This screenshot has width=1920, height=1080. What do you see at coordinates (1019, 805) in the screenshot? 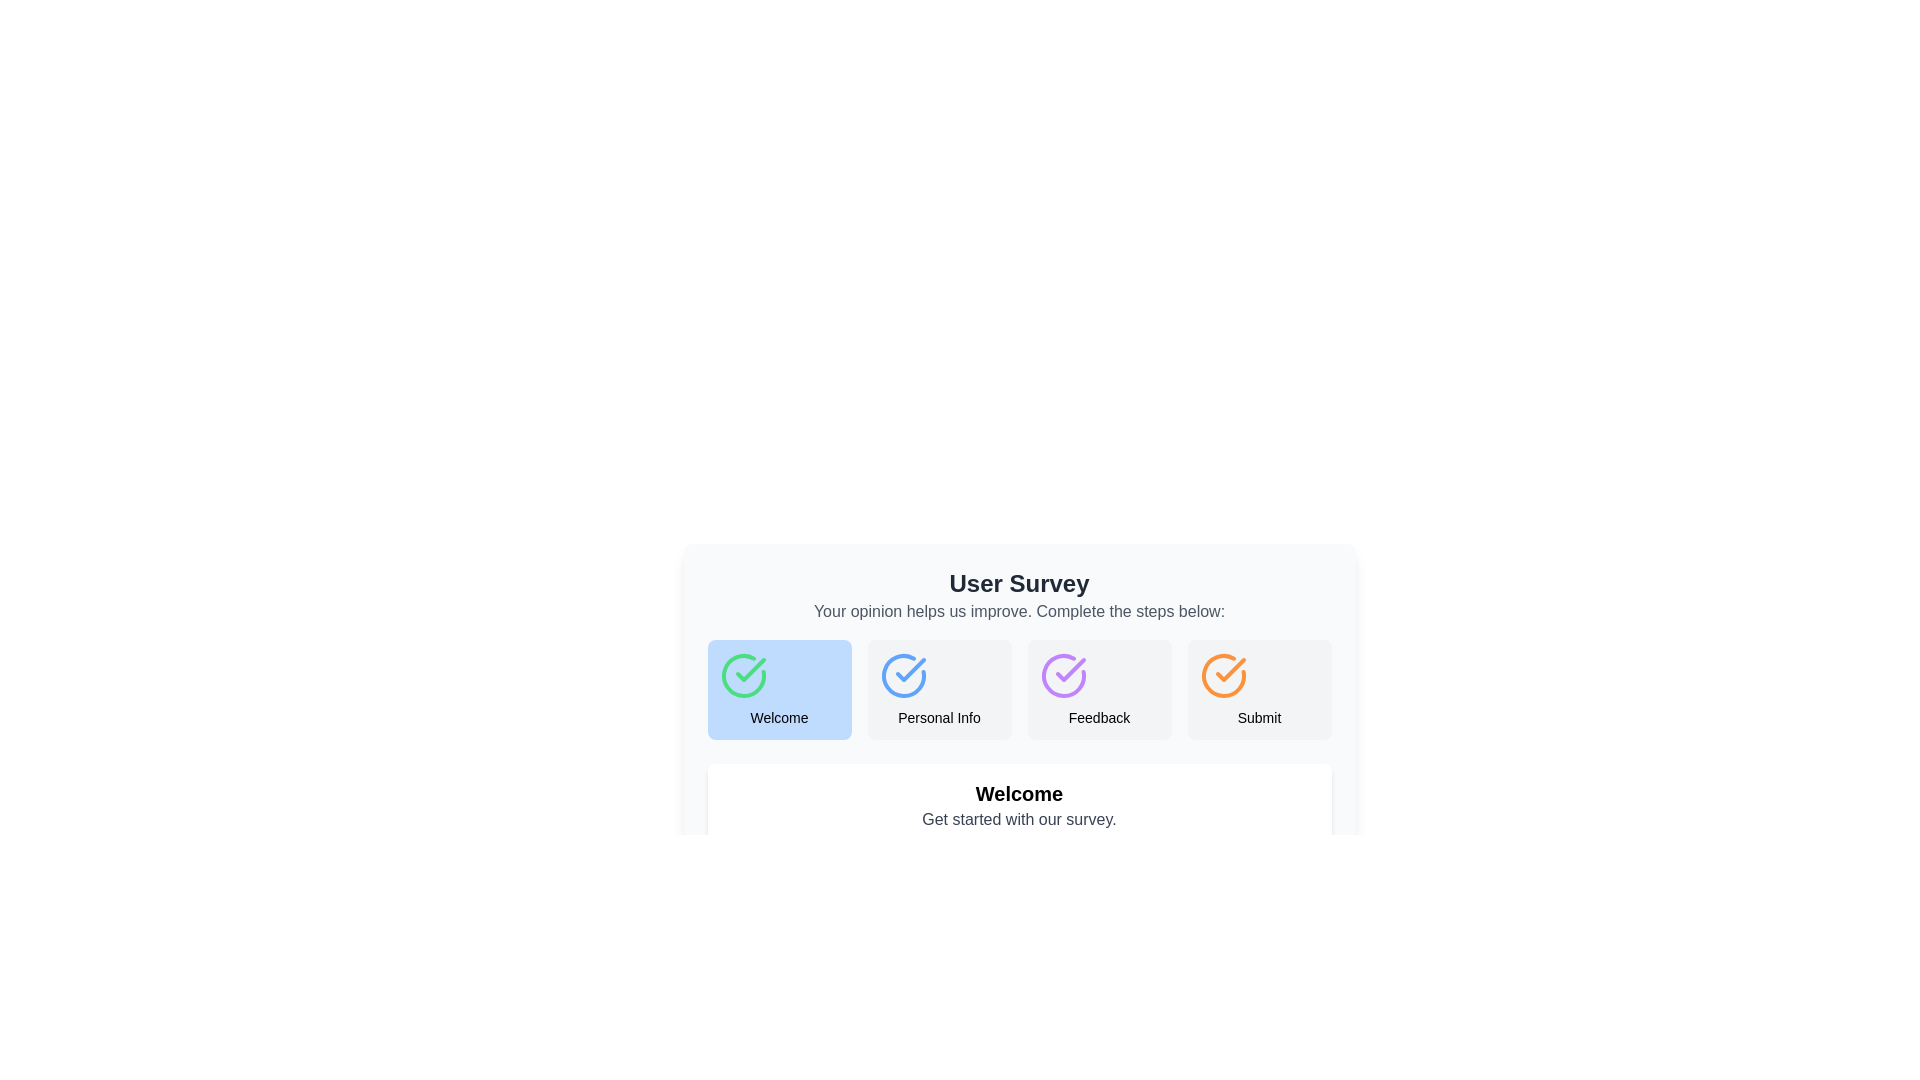
I see `static text block that displays 'Welcome' and 'Get started with our survey.' It has a white background with rounded corners and is centrally aligned below a group of sections` at bounding box center [1019, 805].